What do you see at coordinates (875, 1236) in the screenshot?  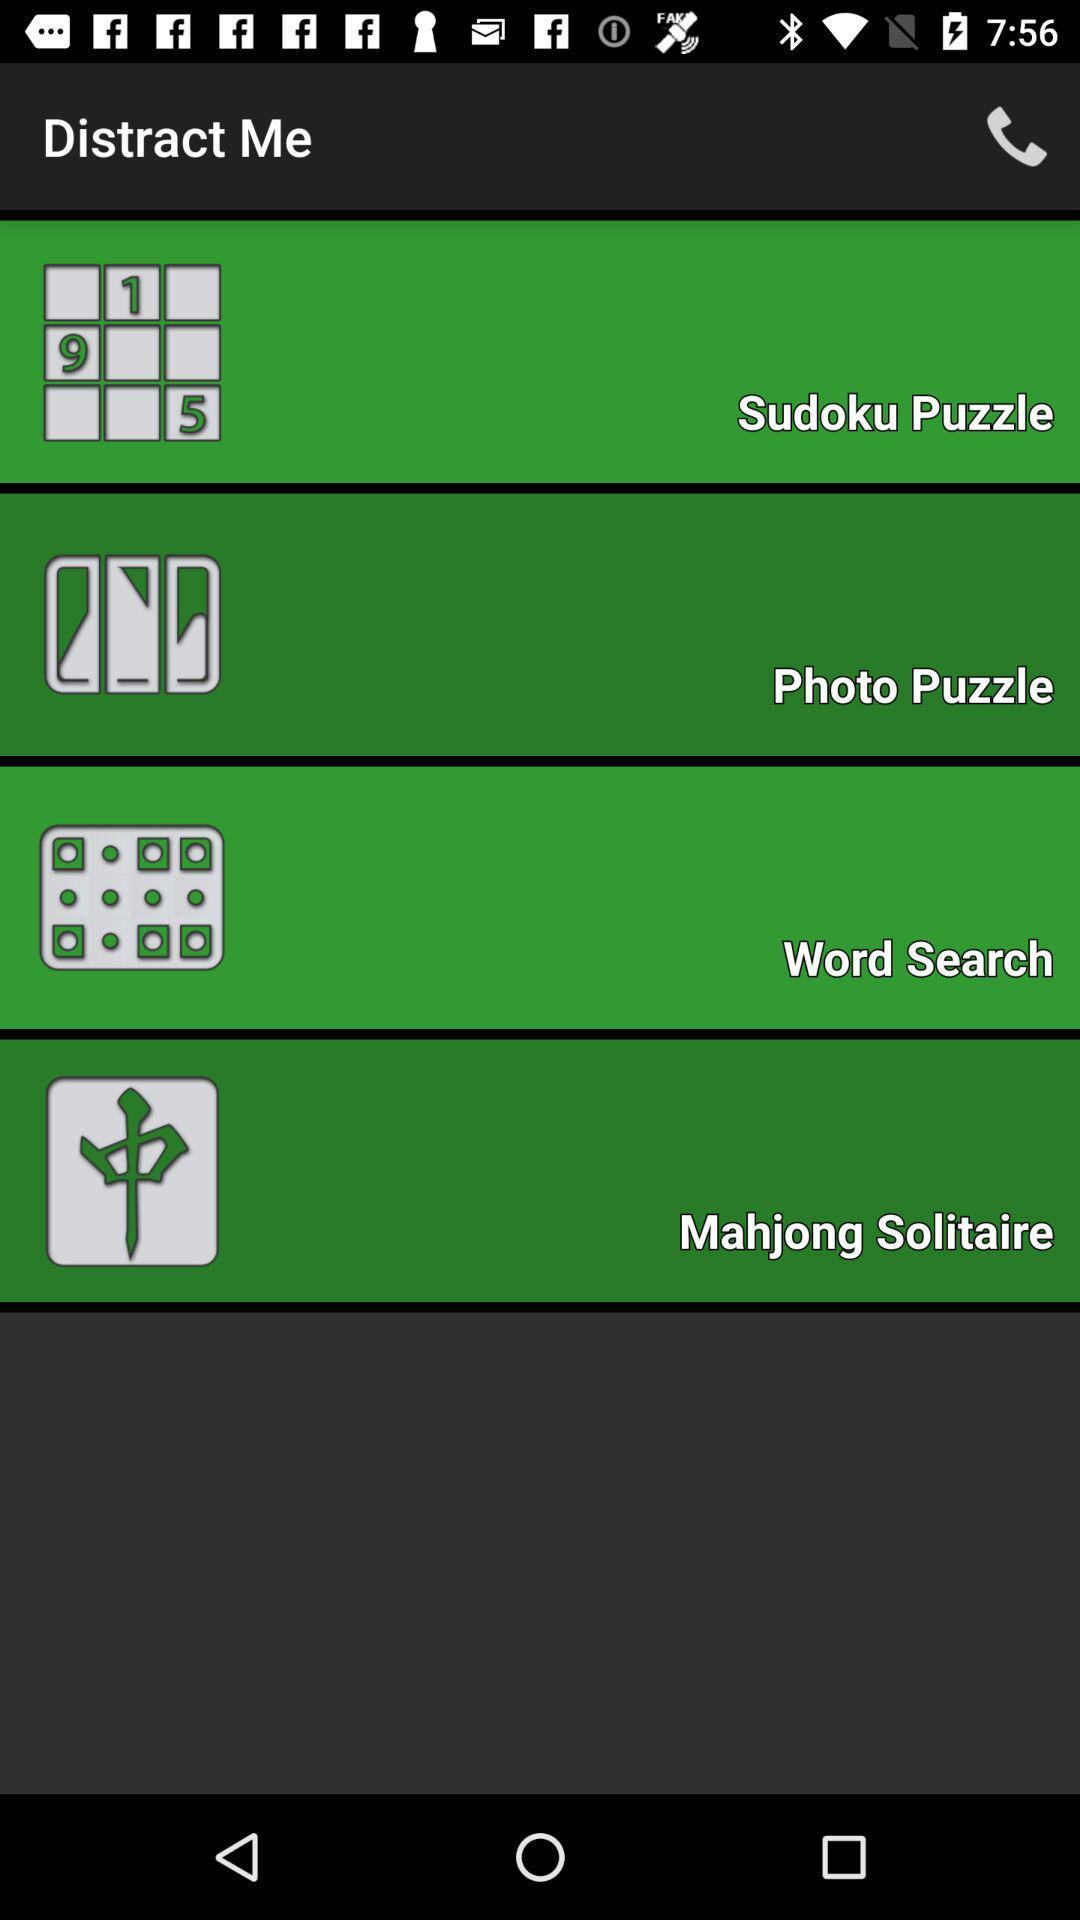 I see `icon below the word search item` at bounding box center [875, 1236].